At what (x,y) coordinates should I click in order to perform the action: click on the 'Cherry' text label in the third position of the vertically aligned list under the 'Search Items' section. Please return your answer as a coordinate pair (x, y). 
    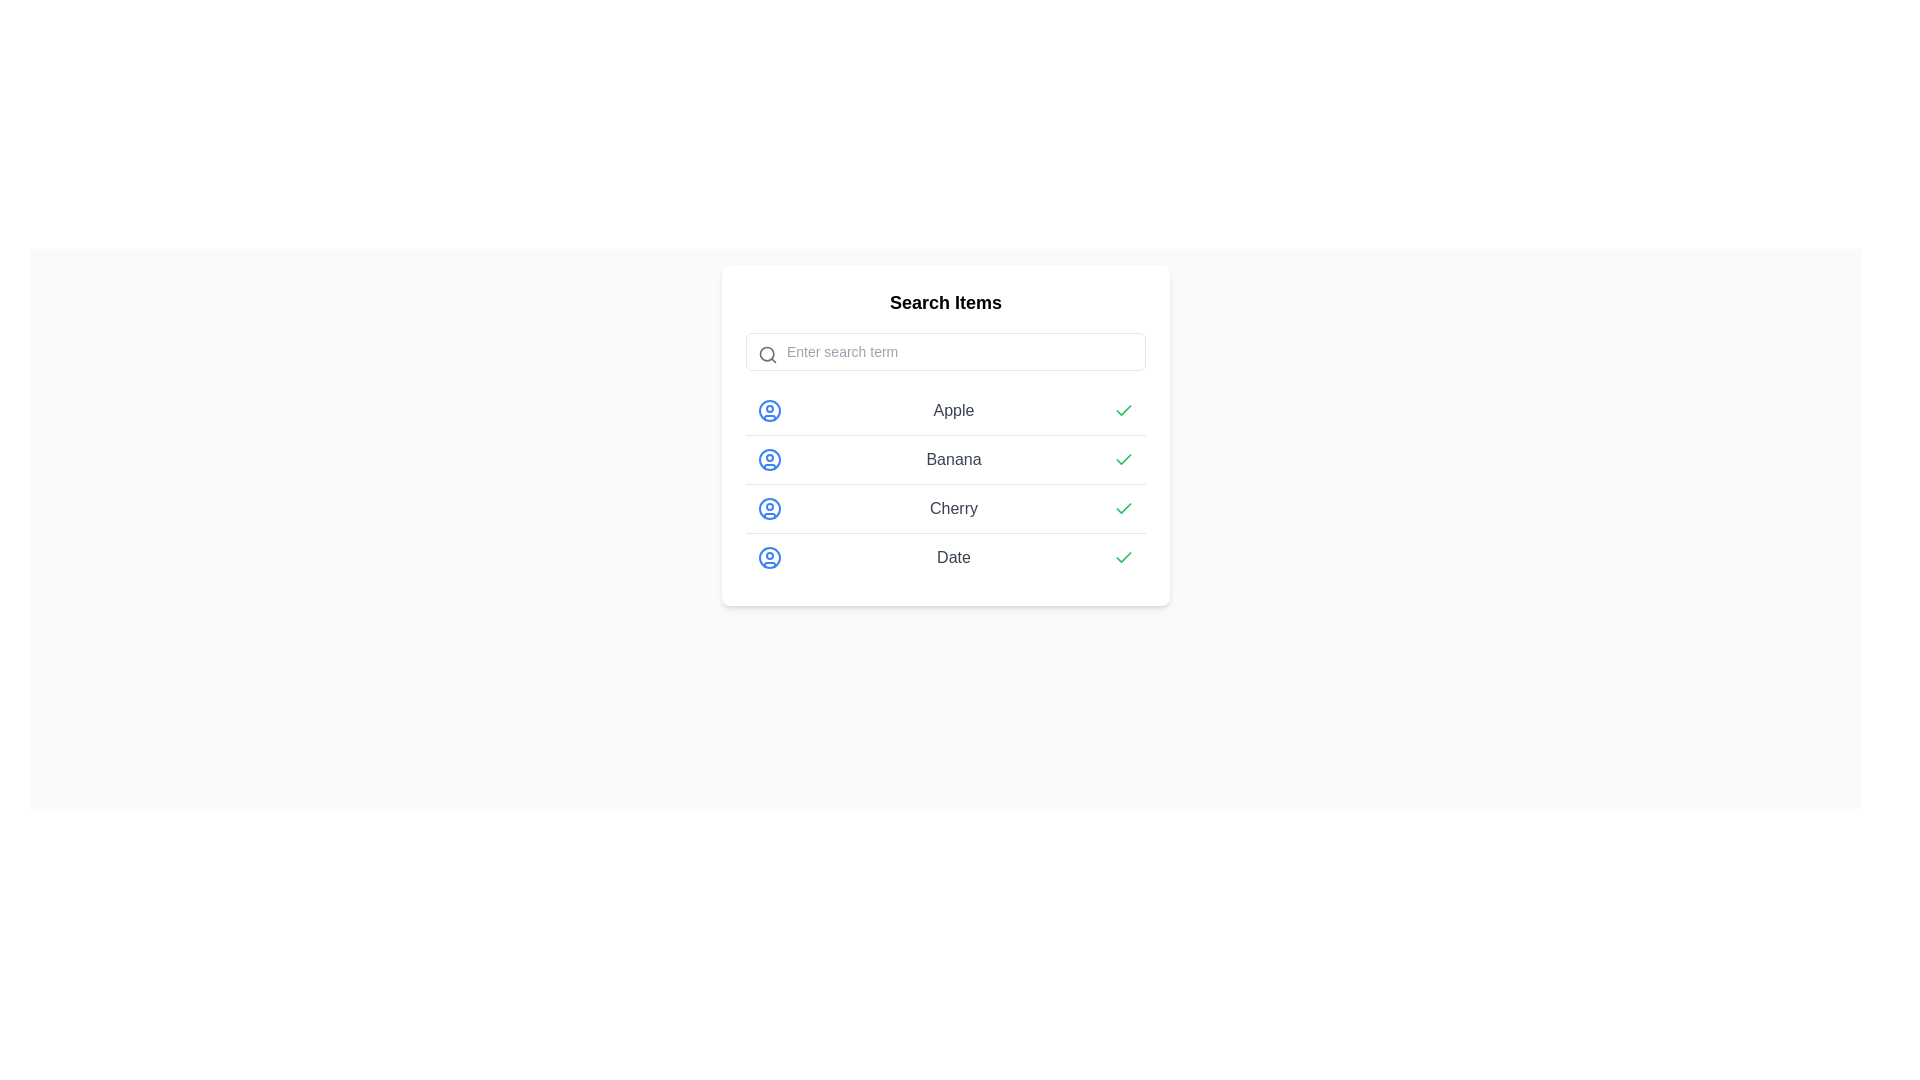
    Looking at the image, I should click on (953, 508).